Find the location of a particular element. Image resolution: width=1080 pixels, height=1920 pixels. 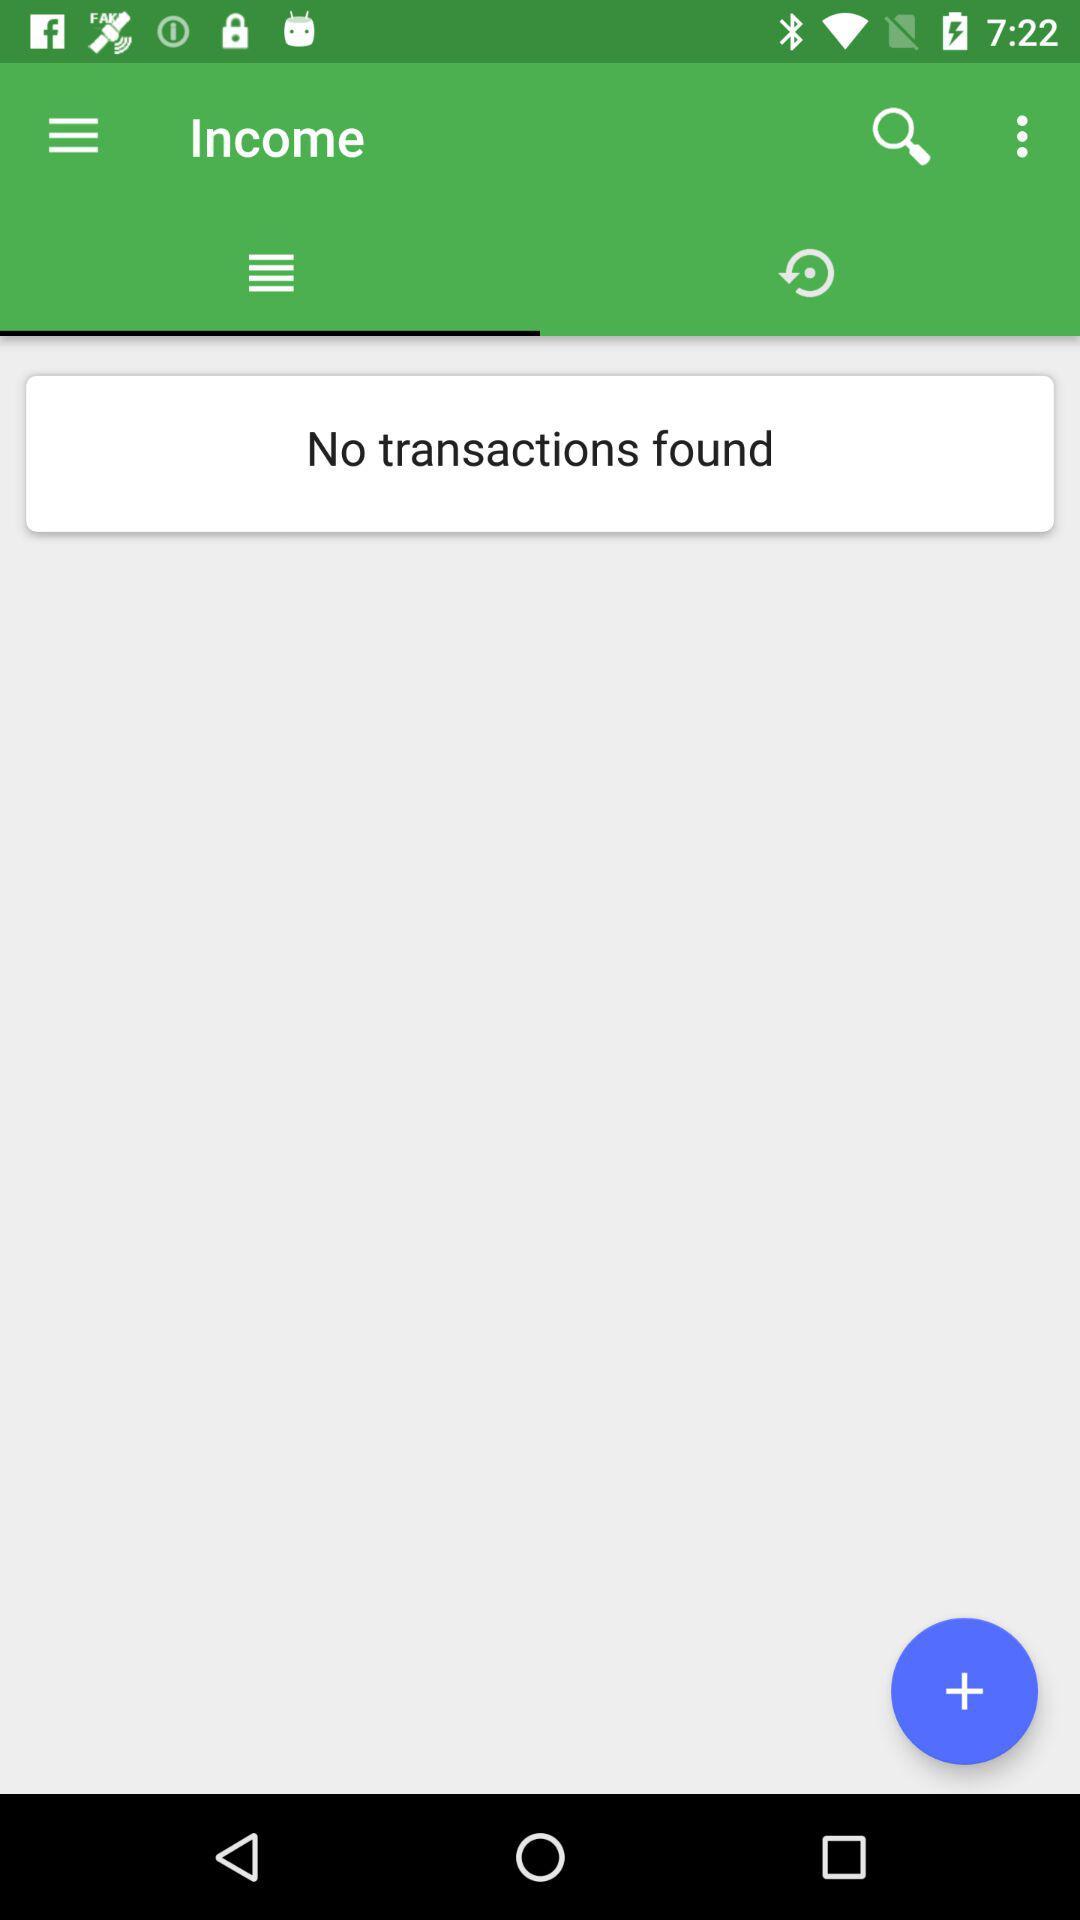

the add icon is located at coordinates (963, 1690).